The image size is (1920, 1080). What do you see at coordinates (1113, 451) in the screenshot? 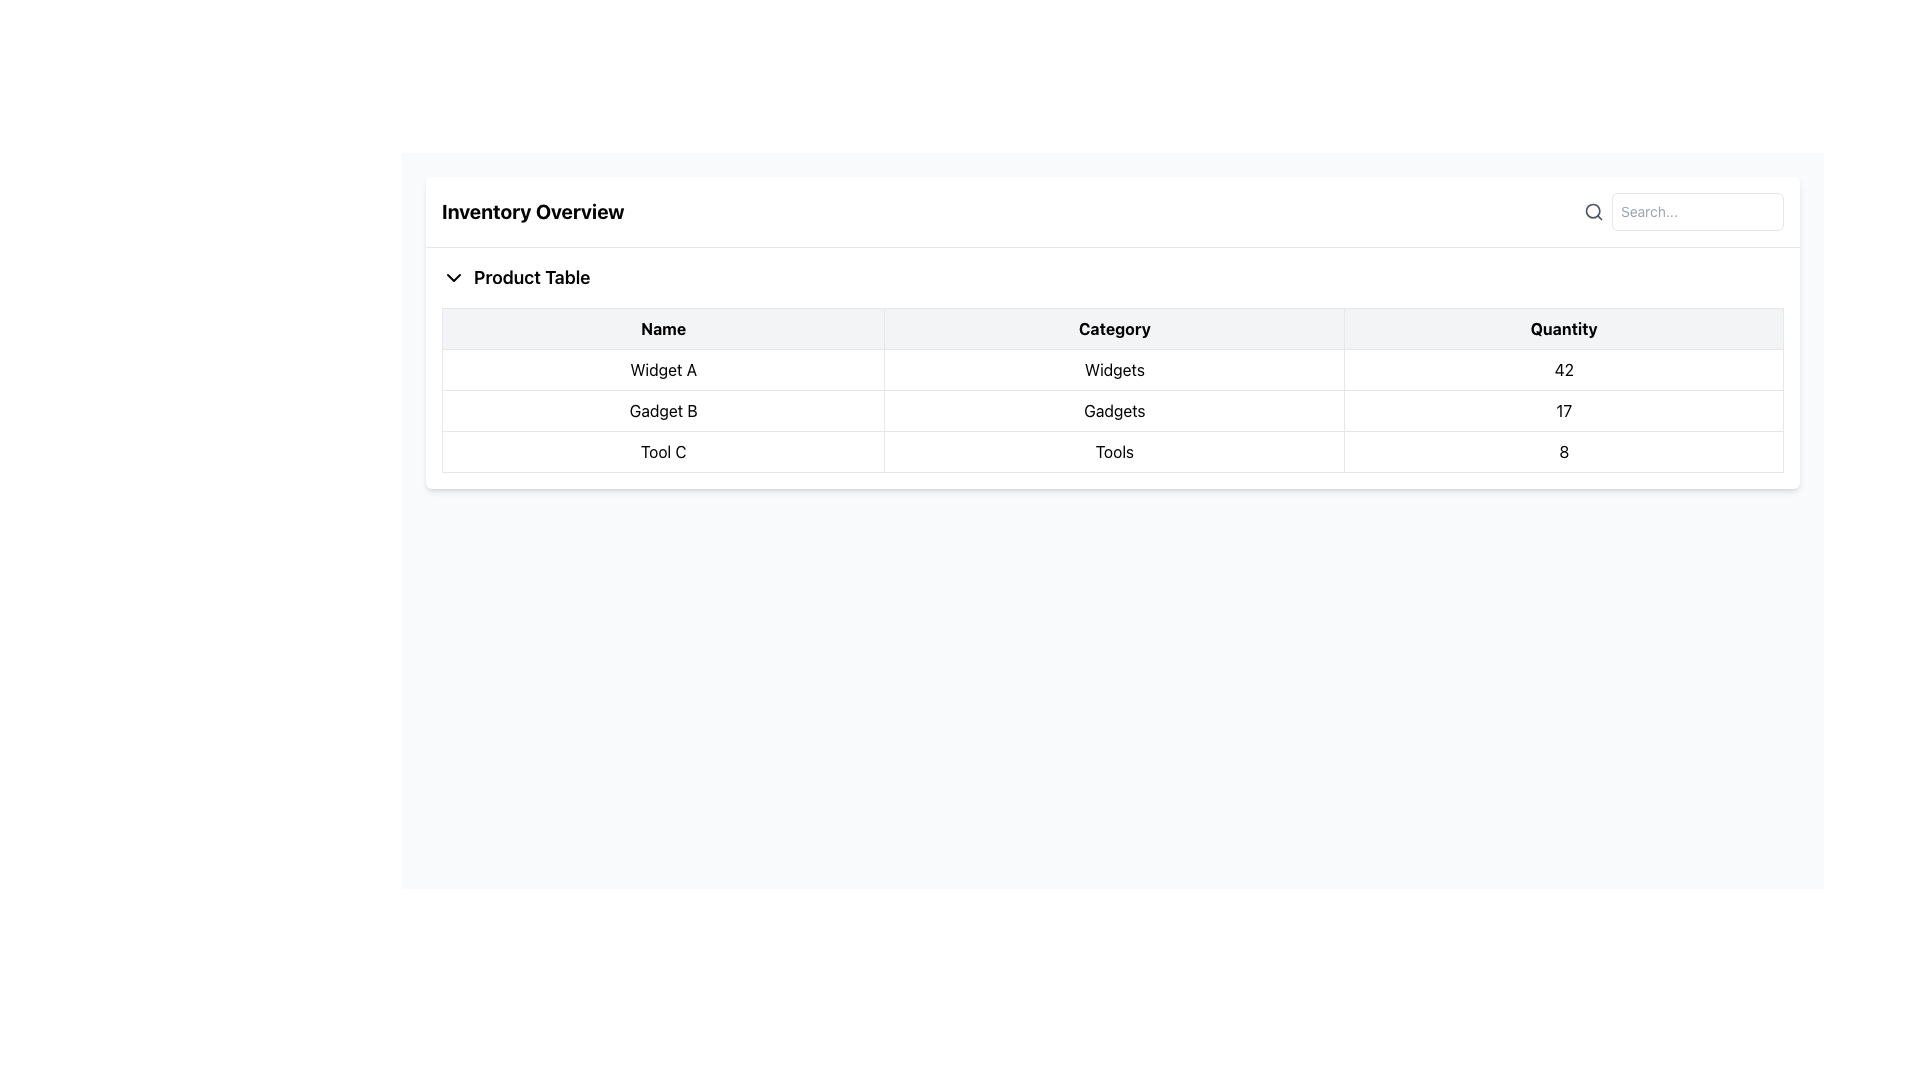
I see `the 'Tools' label element, which is a textual label styled with padding and a border, located in the 'Category' column of the table row aligned with 'Tool C'` at bounding box center [1113, 451].